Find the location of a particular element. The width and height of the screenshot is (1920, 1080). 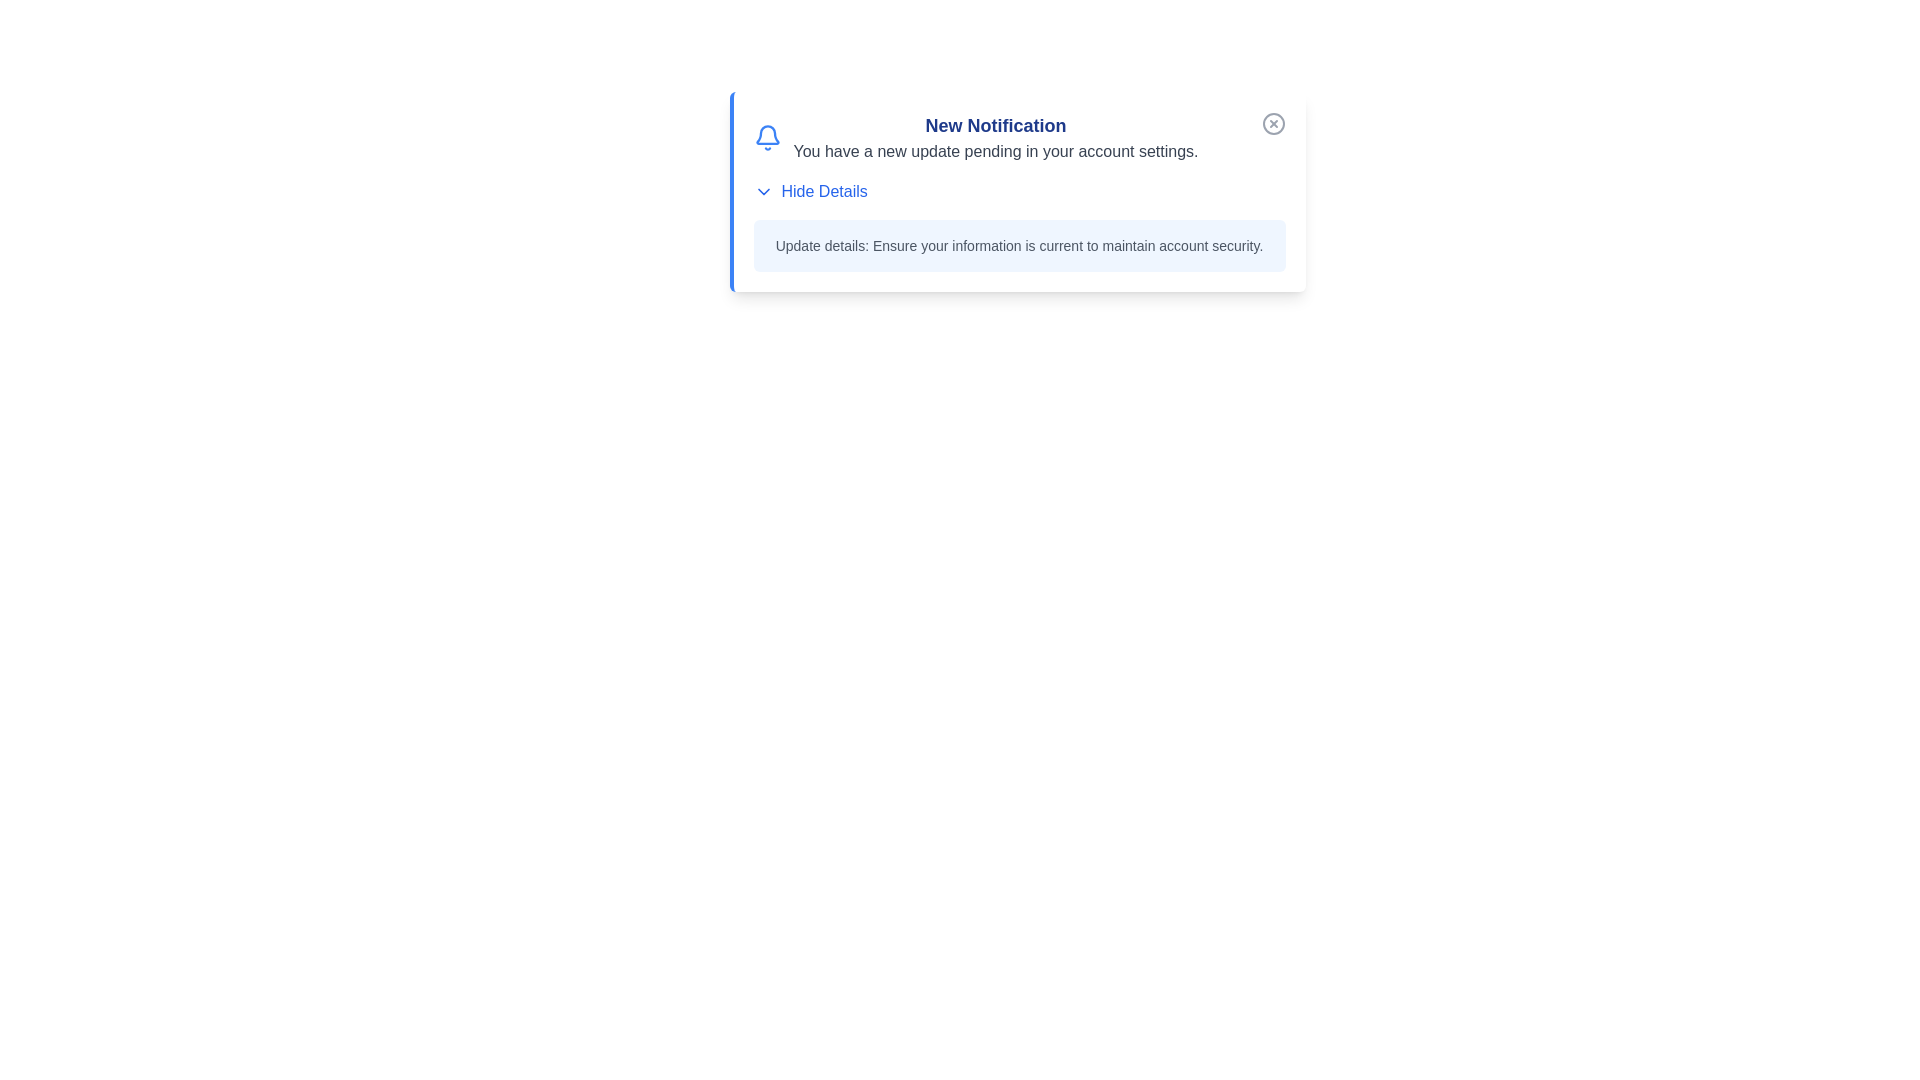

the text label that reads 'Update details: Ensure your information is current to maintain account security.' which is centrally located within a rounded, light-blue background section is located at coordinates (1019, 245).